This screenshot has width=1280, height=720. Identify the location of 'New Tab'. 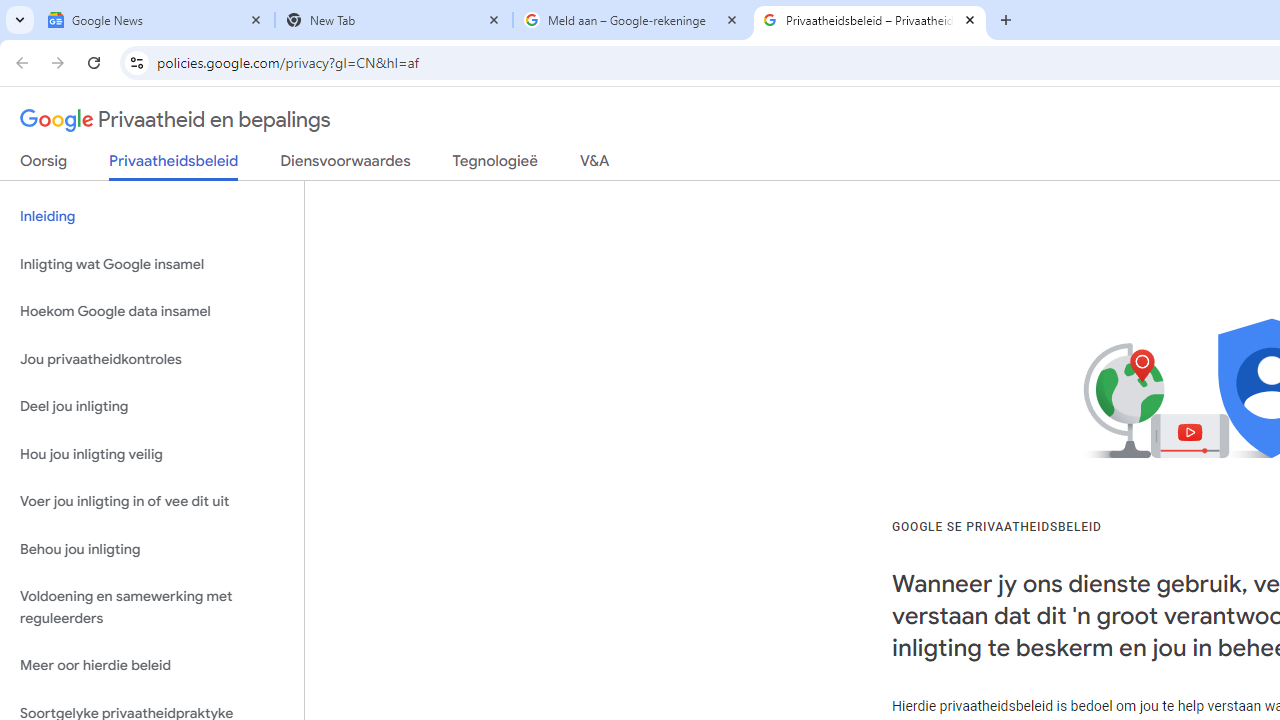
(394, 20).